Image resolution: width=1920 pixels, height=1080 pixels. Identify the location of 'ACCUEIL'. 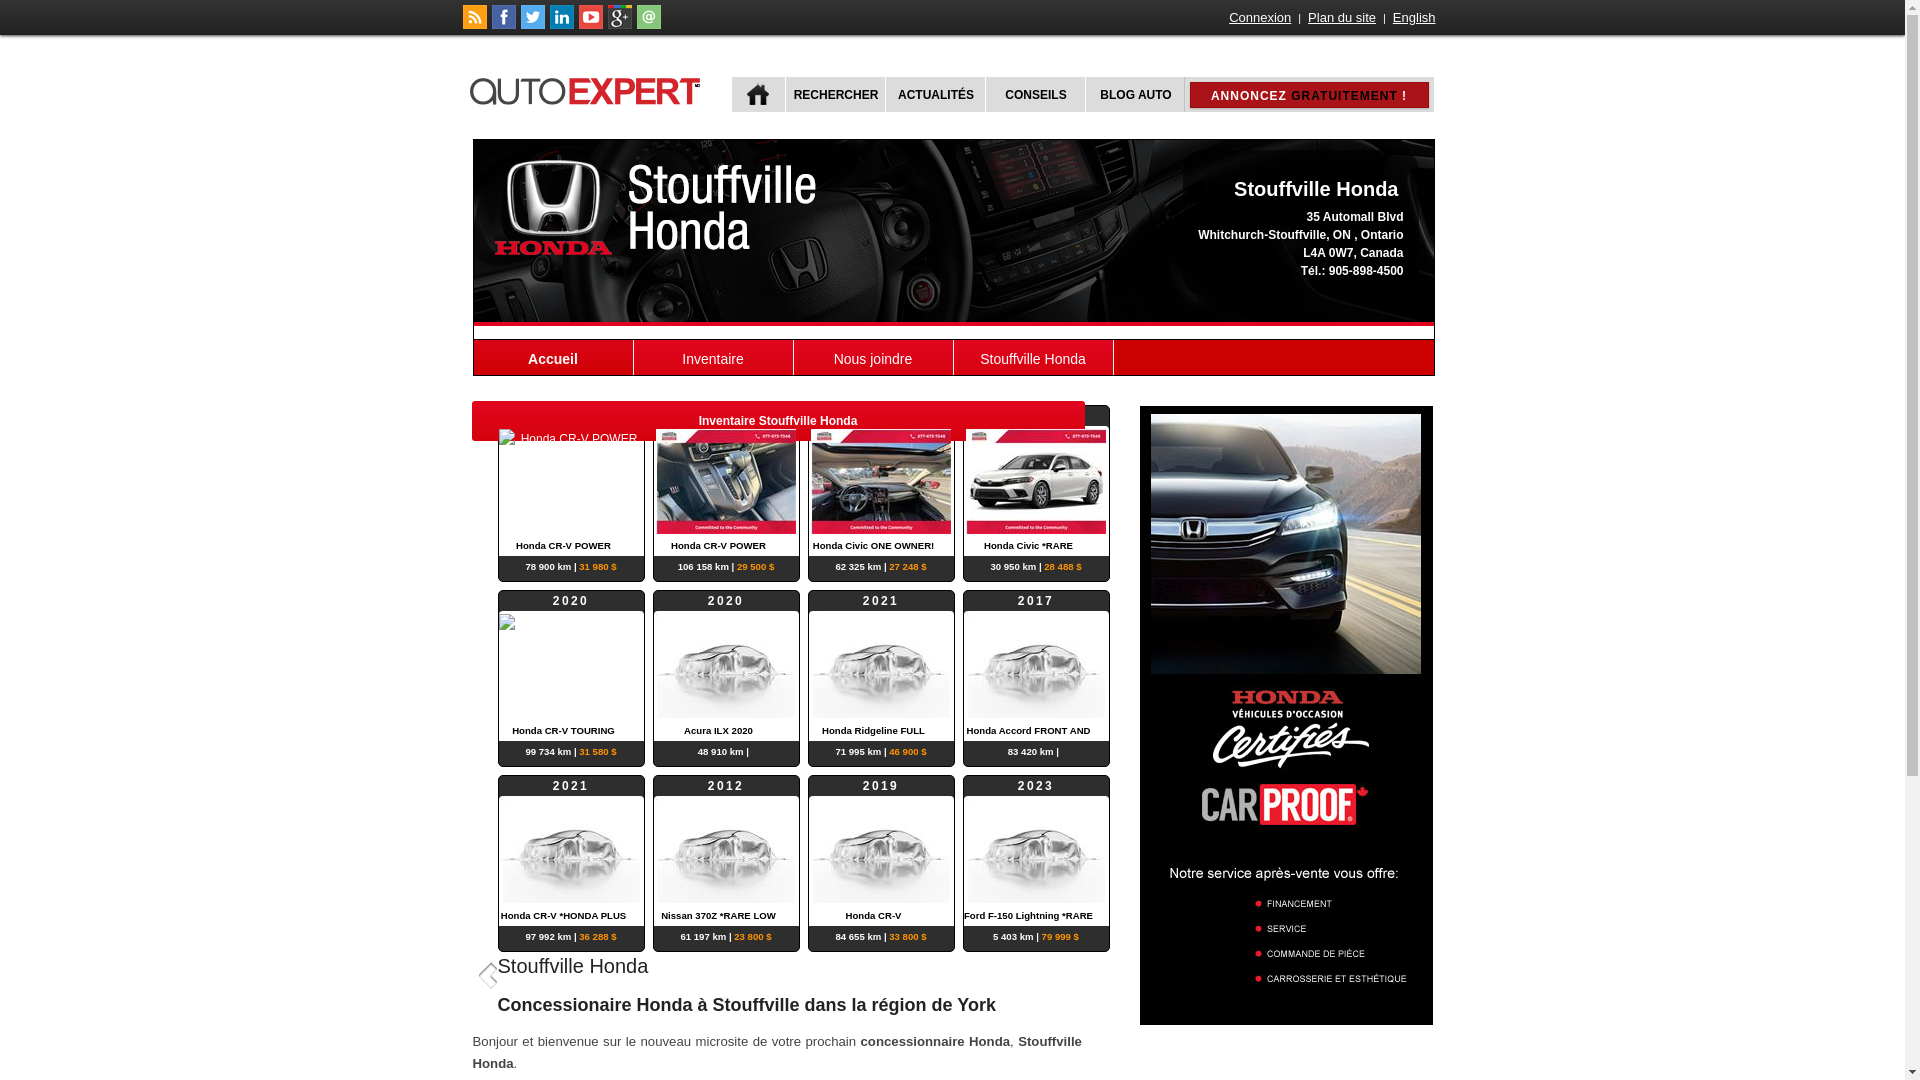
(757, 94).